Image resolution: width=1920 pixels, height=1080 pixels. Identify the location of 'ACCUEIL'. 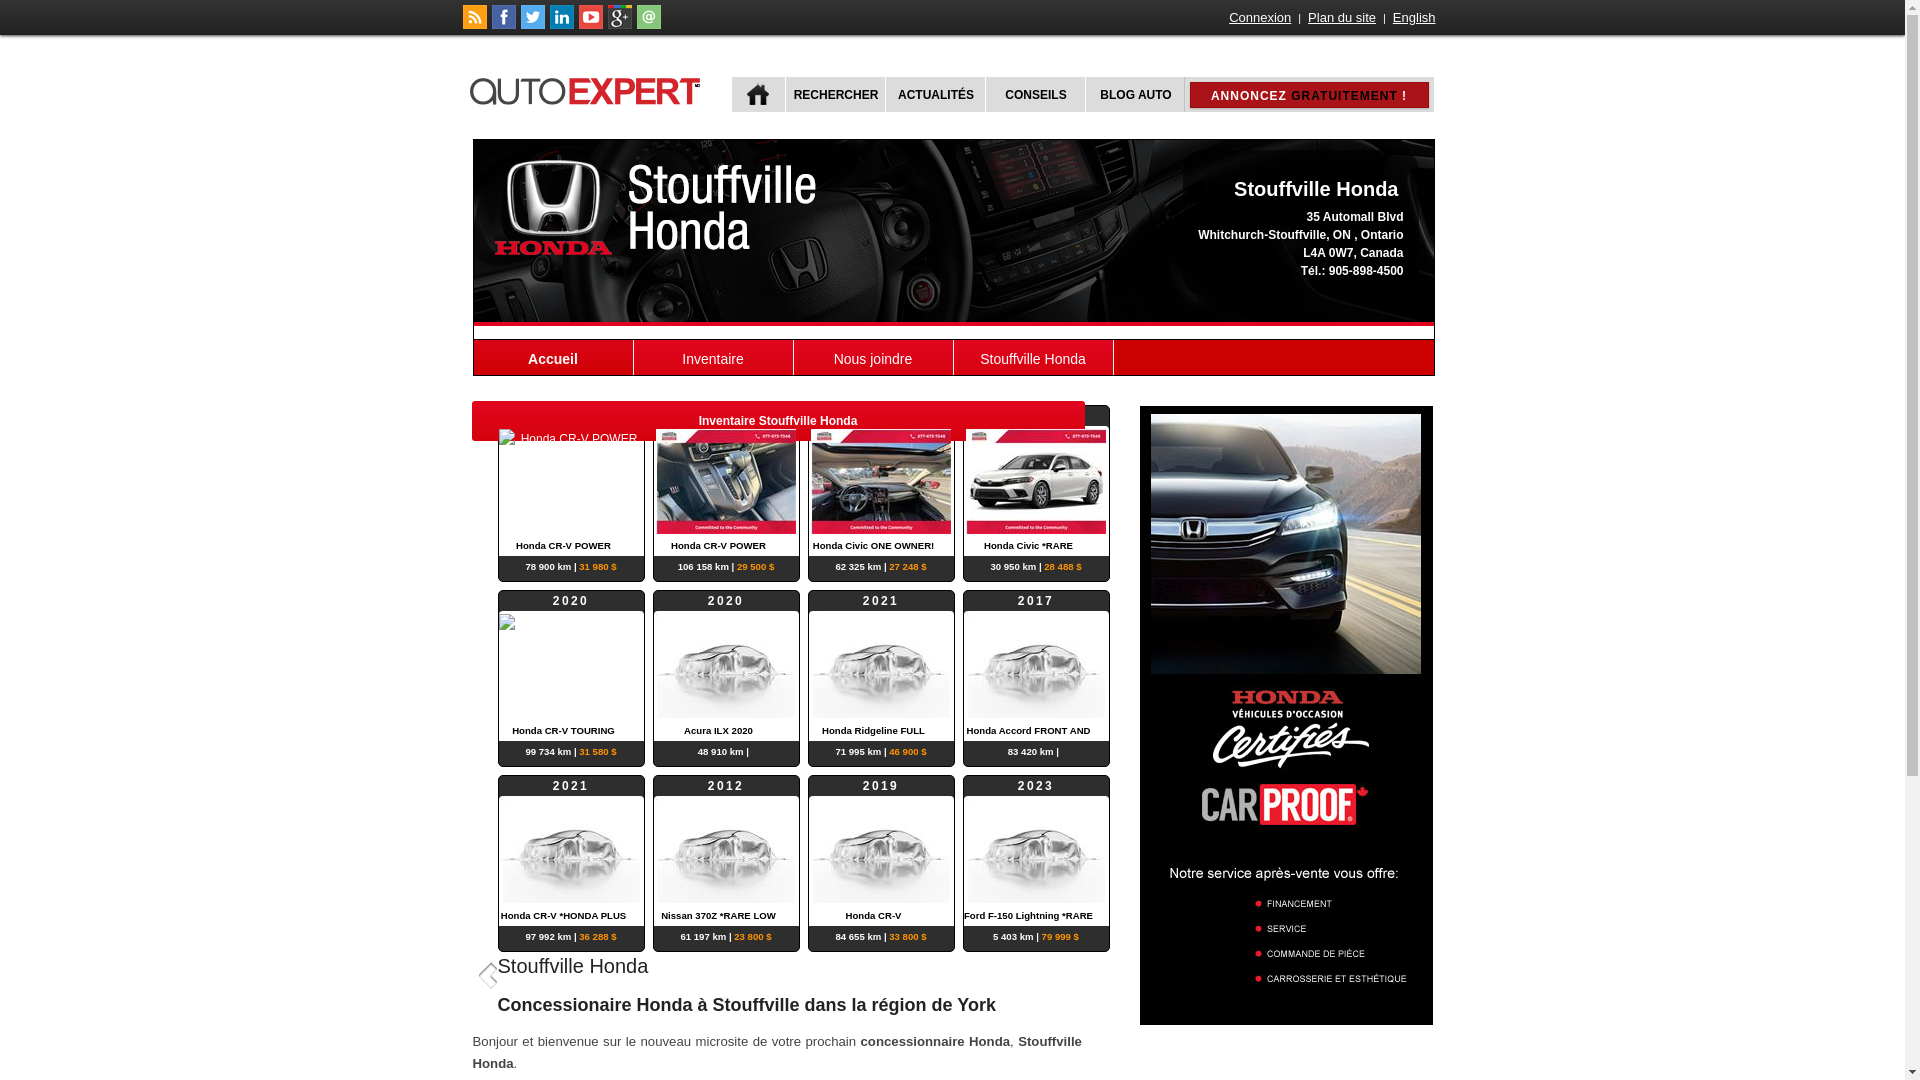
(757, 94).